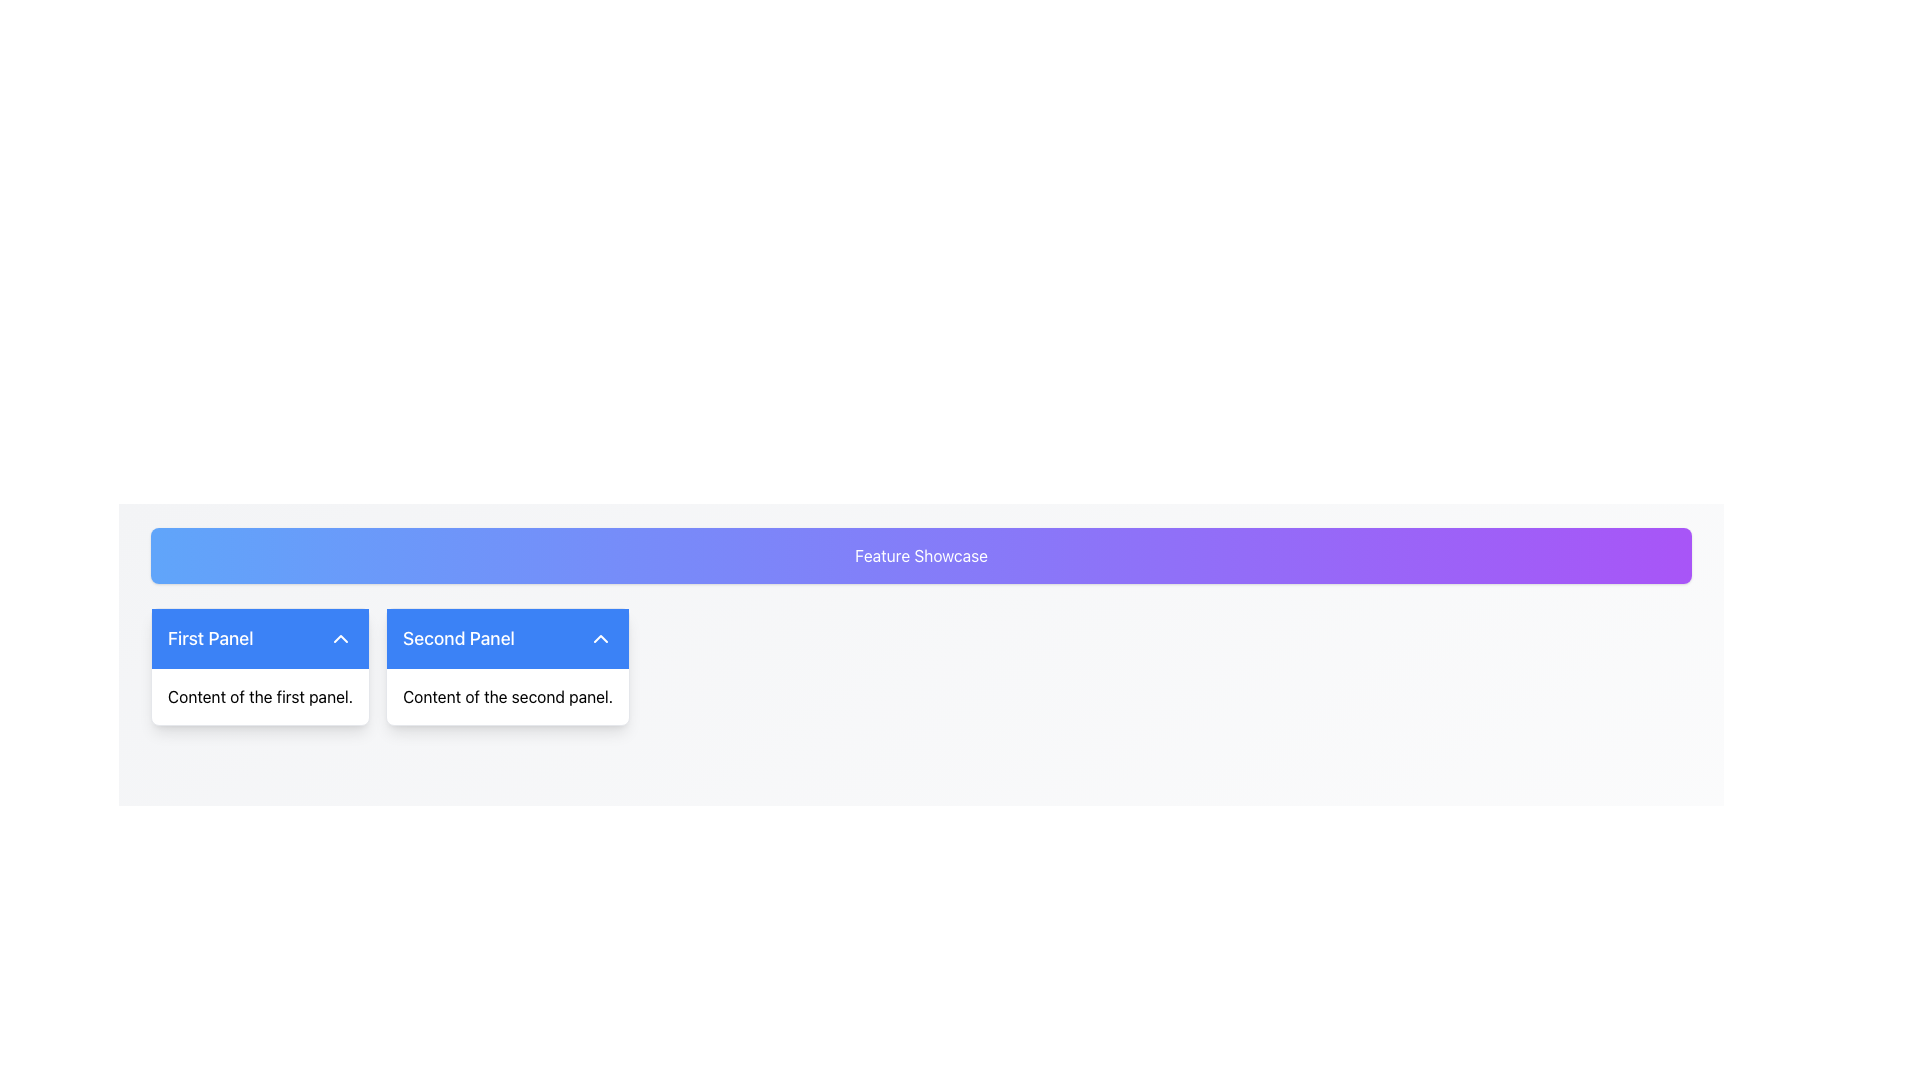  What do you see at coordinates (458, 639) in the screenshot?
I see `text label displaying 'Second Panel' which is styled with a prominent blue background and white text, located in the header area of the second panel` at bounding box center [458, 639].